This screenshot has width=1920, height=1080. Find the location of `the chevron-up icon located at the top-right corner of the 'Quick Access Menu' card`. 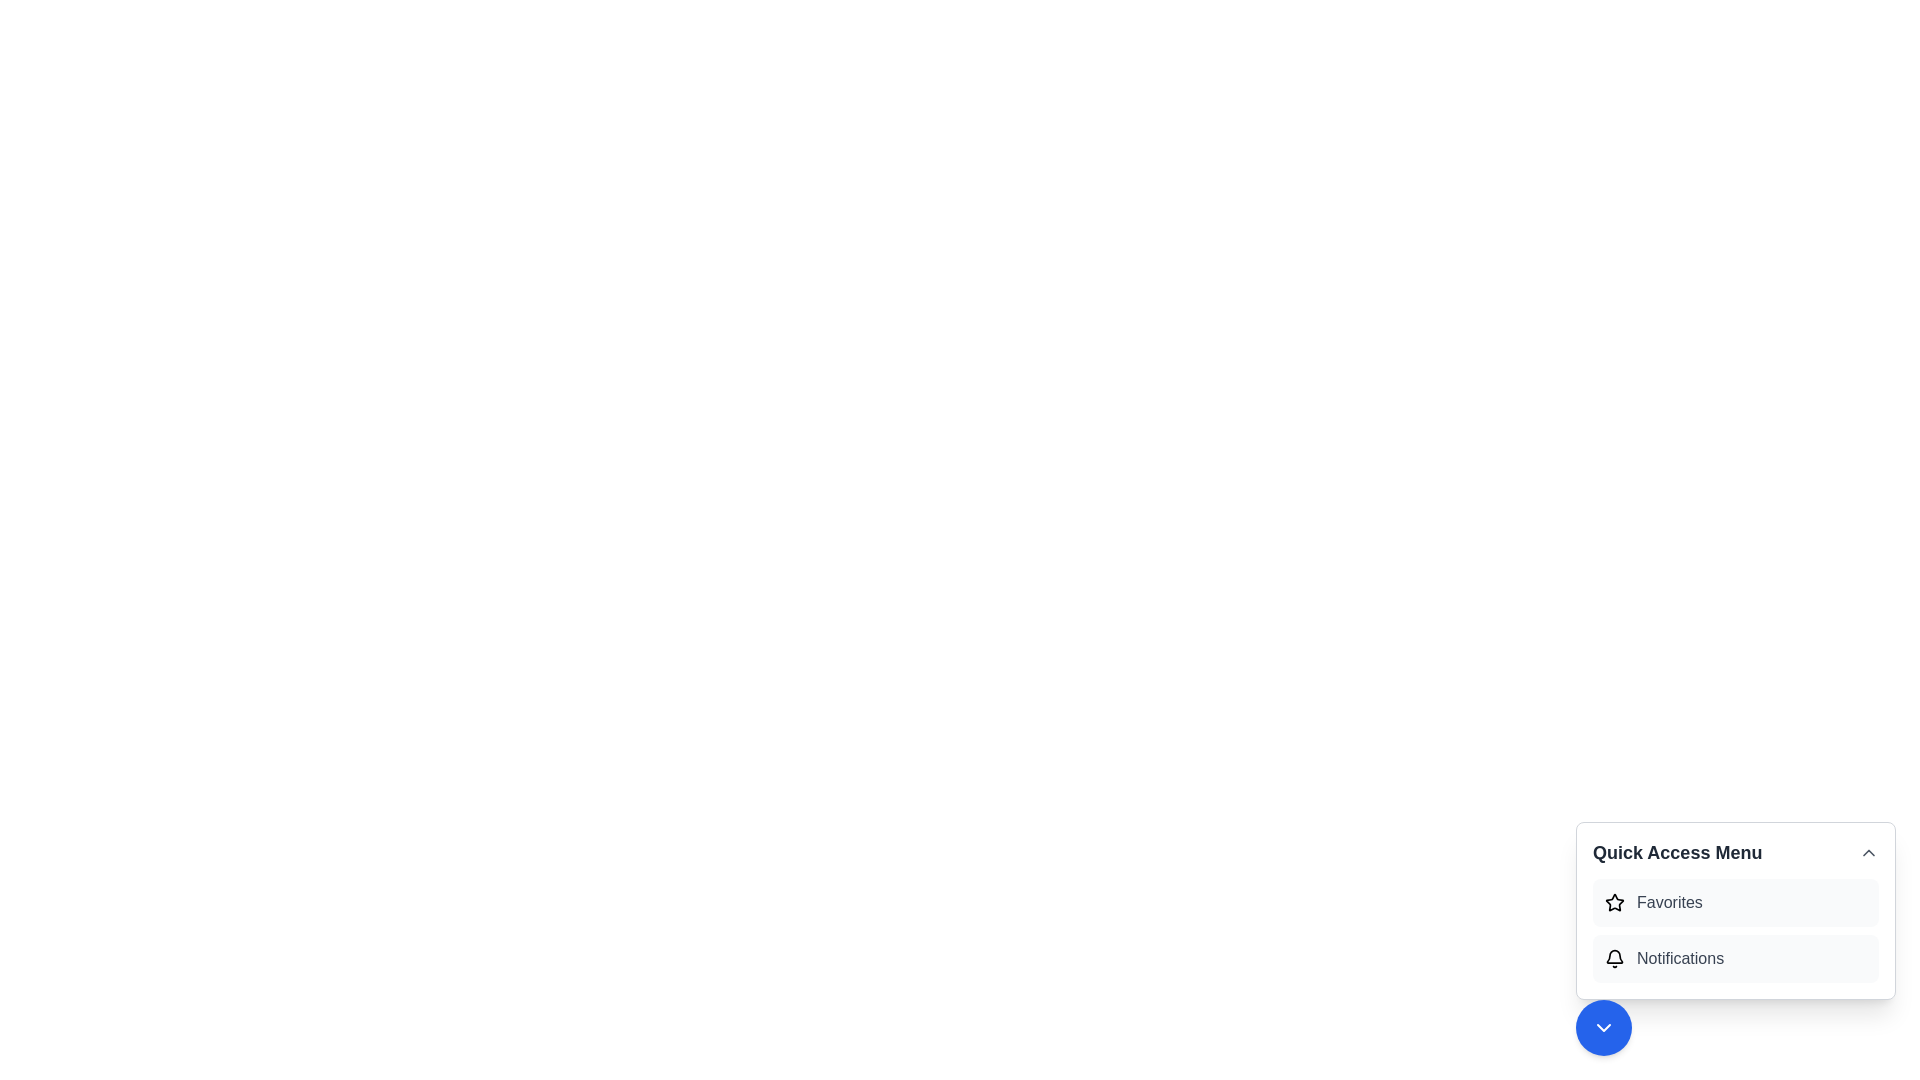

the chevron-up icon located at the top-right corner of the 'Quick Access Menu' card is located at coordinates (1867, 852).